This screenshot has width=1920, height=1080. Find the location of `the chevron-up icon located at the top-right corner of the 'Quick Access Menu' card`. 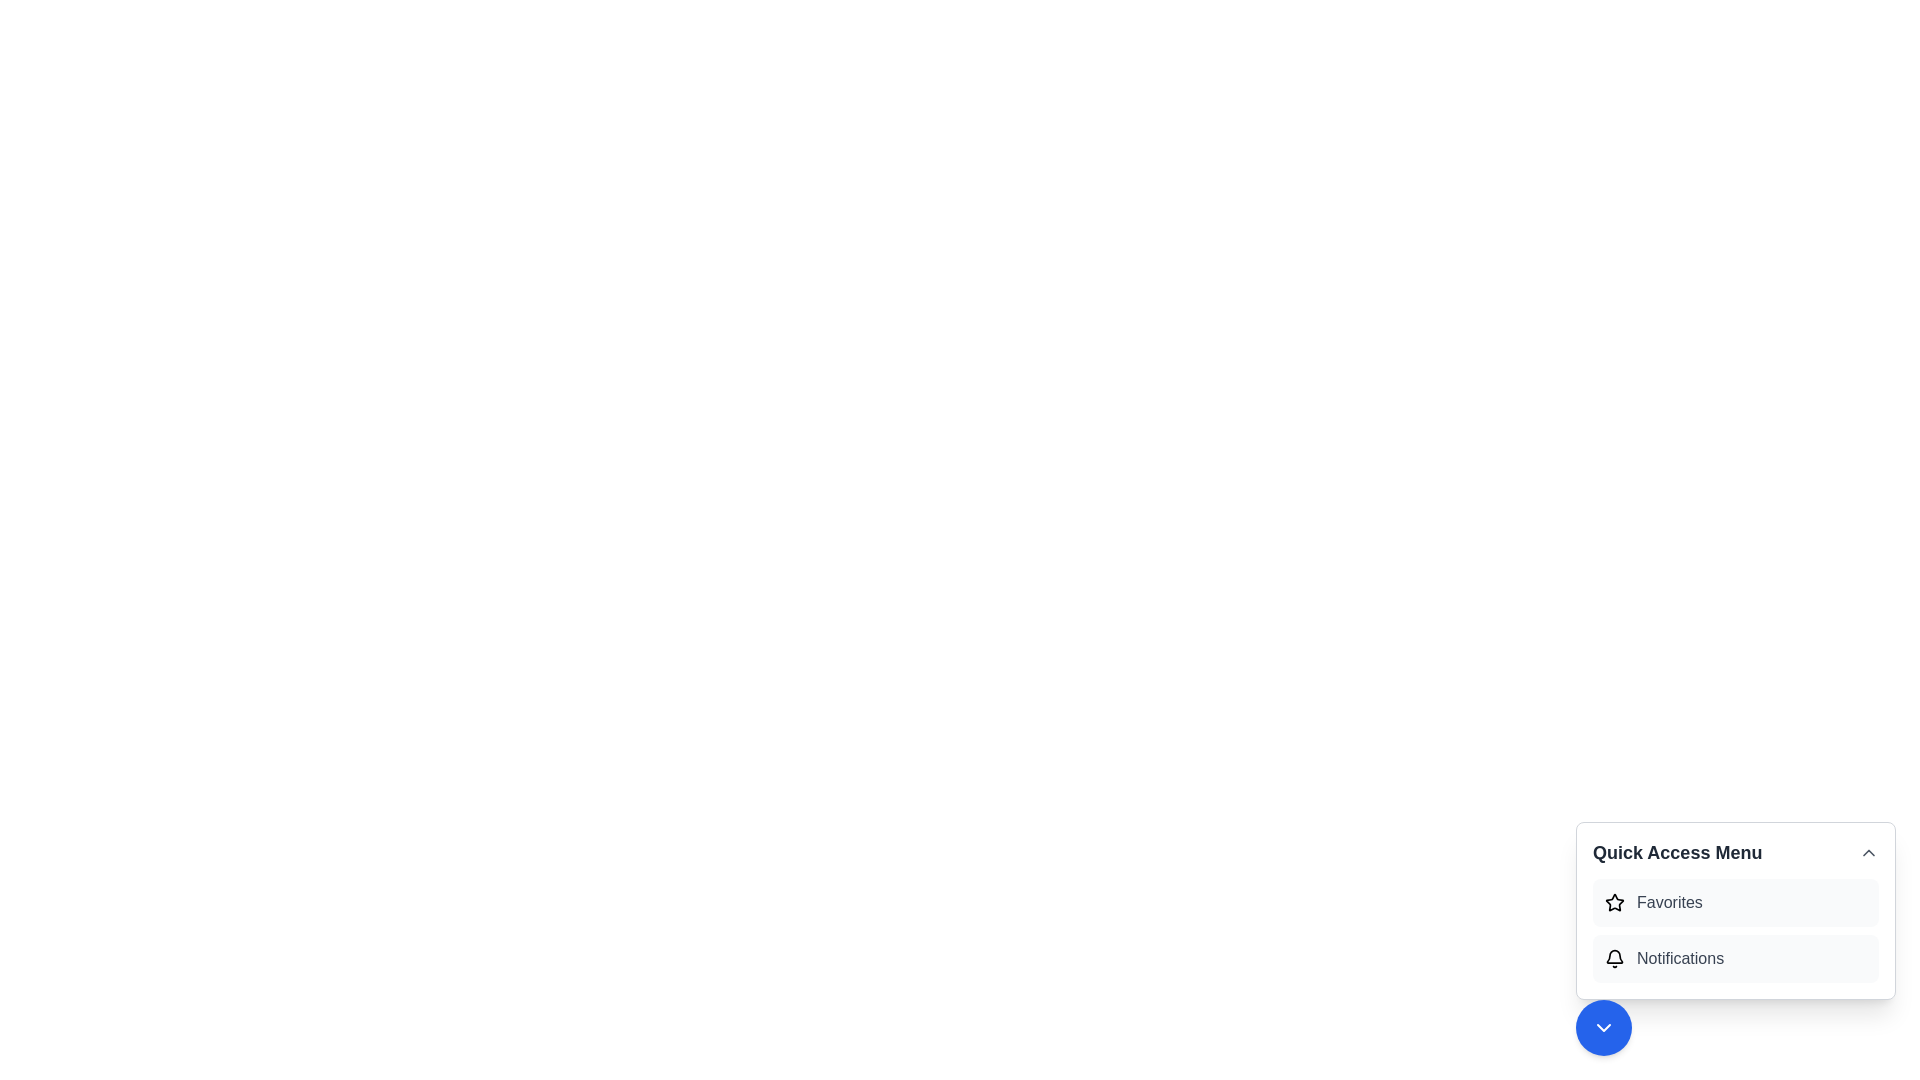

the chevron-up icon located at the top-right corner of the 'Quick Access Menu' card is located at coordinates (1867, 852).